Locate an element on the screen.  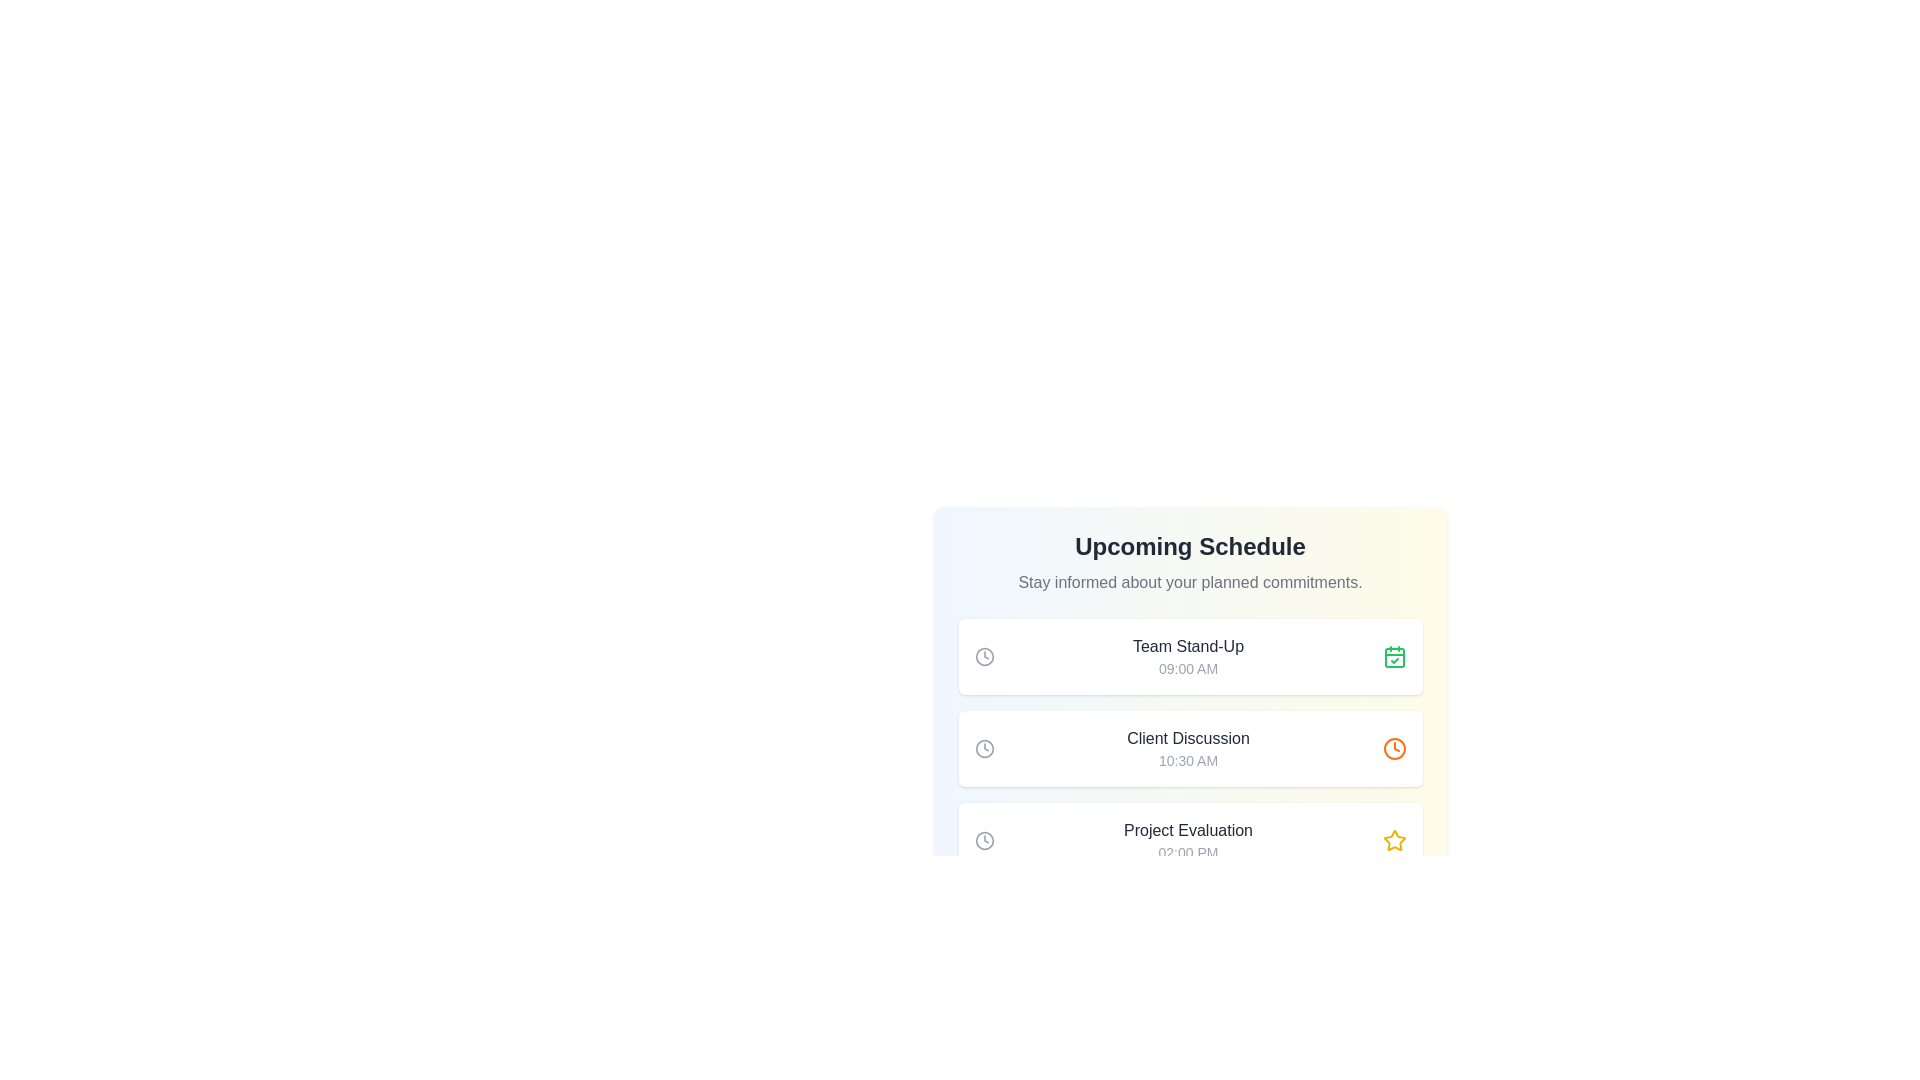
the text label displaying '09:00 AM' which is located beneath the 'Team Stand-Up' heading in the scheduler interface is located at coordinates (1188, 668).